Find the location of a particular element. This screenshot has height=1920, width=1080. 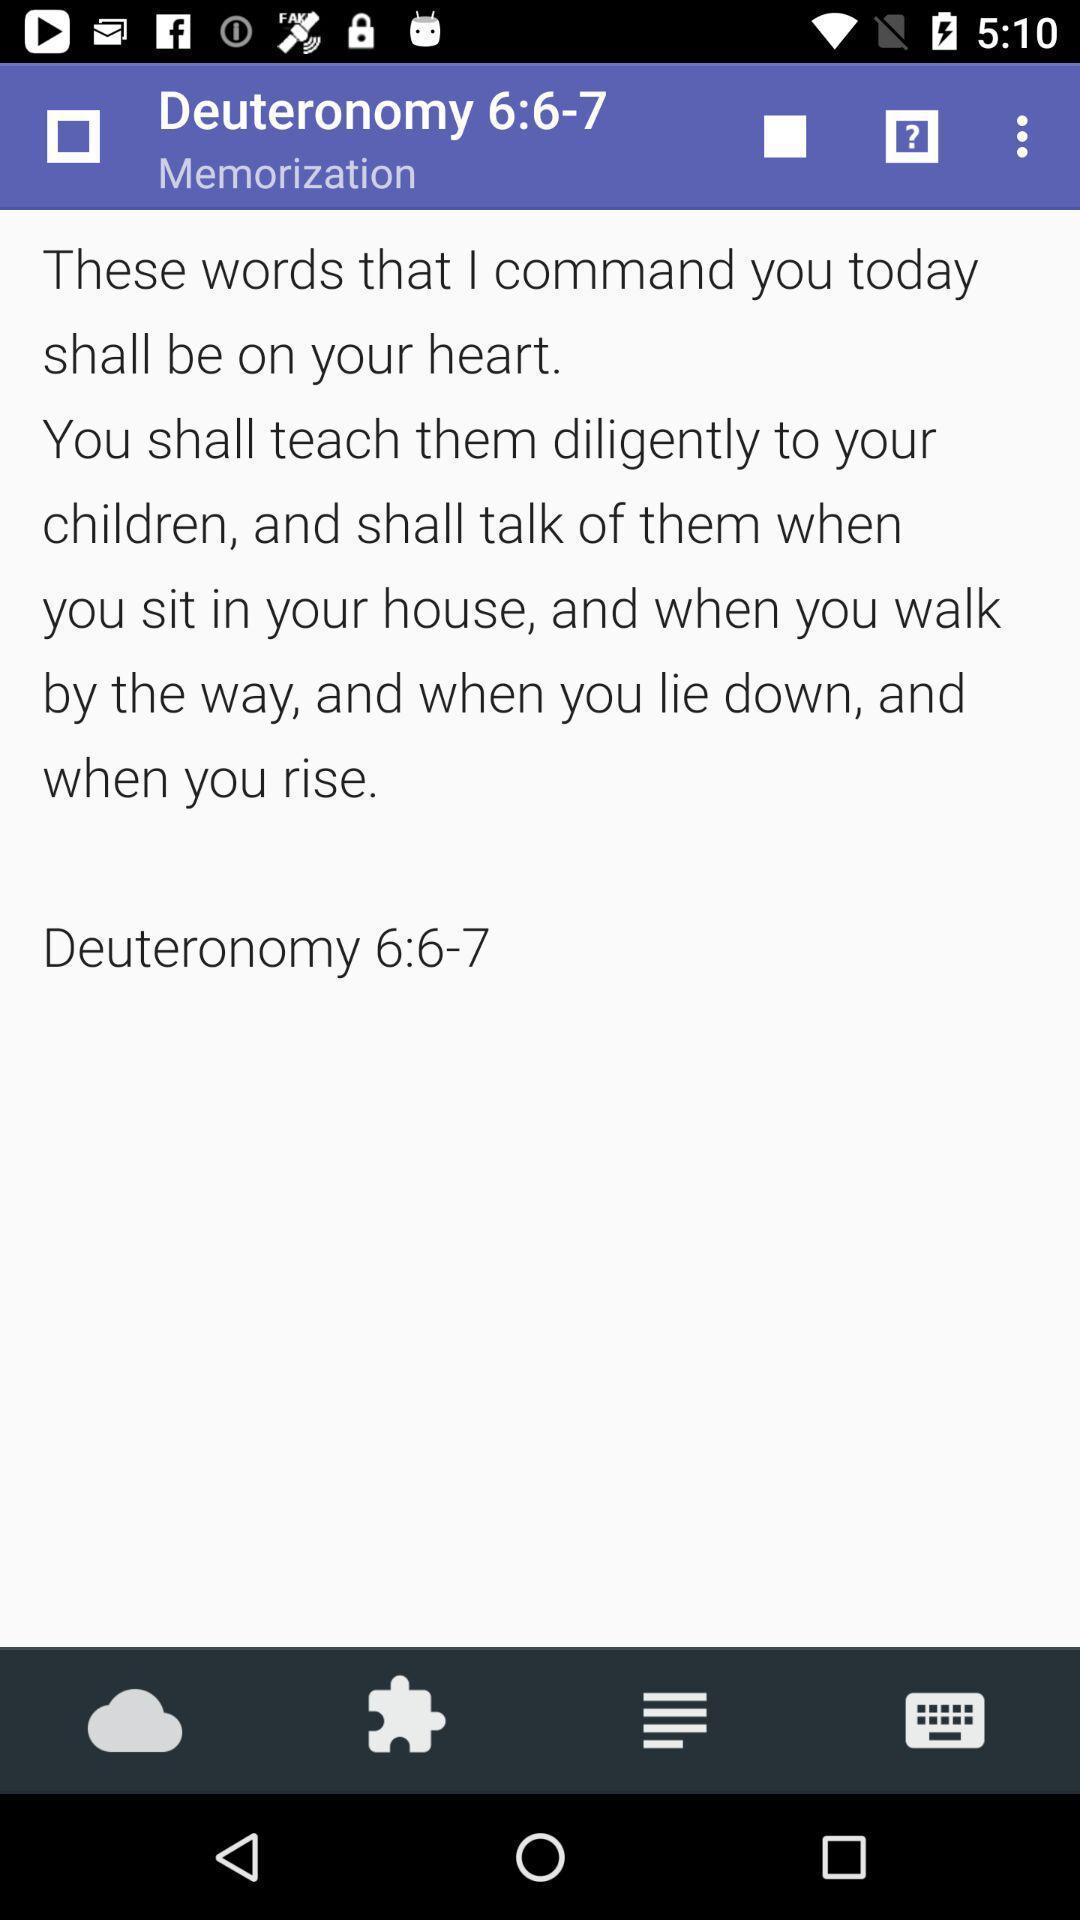

icon to the left of the memorization is located at coordinates (72, 135).